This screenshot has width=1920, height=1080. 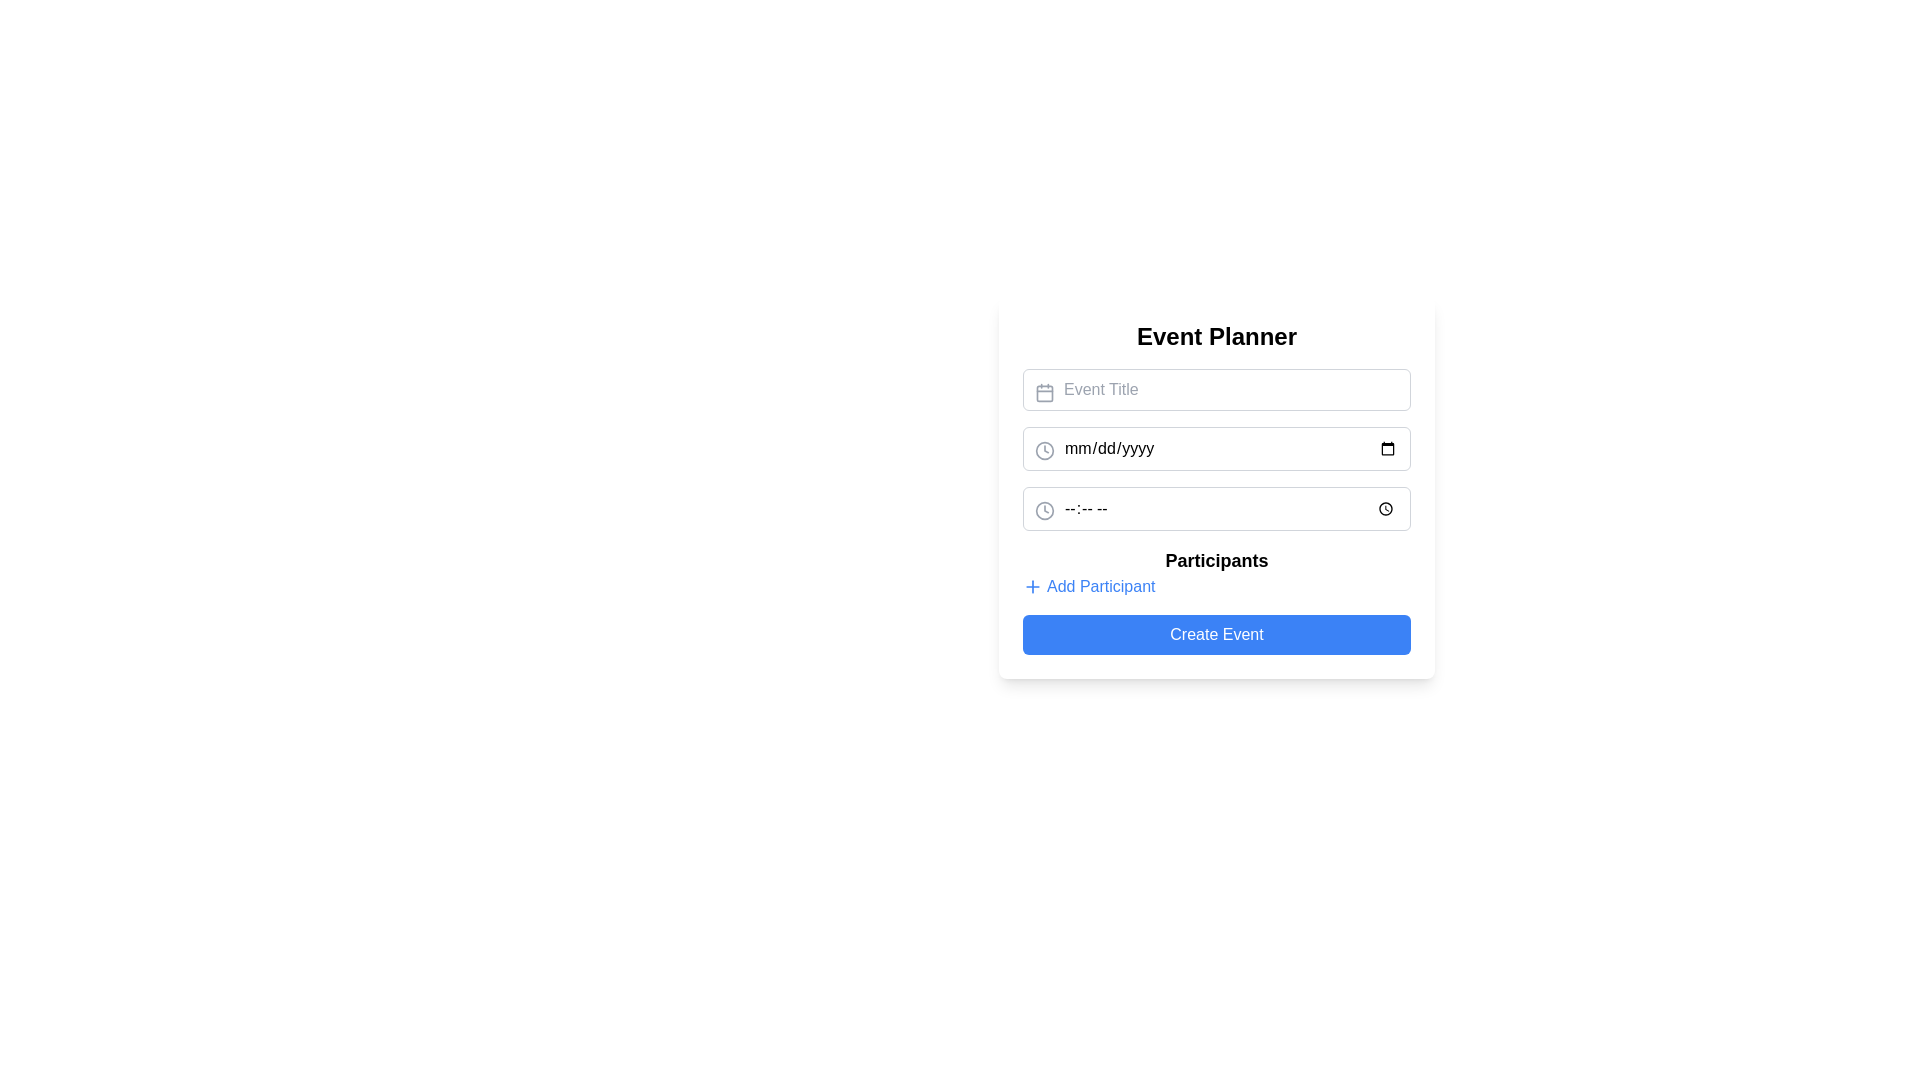 I want to click on the circular graphic element that is part of the clock icon, located next to the input field labeled '--:--' in the 'Event Planner' form, so click(x=1044, y=508).